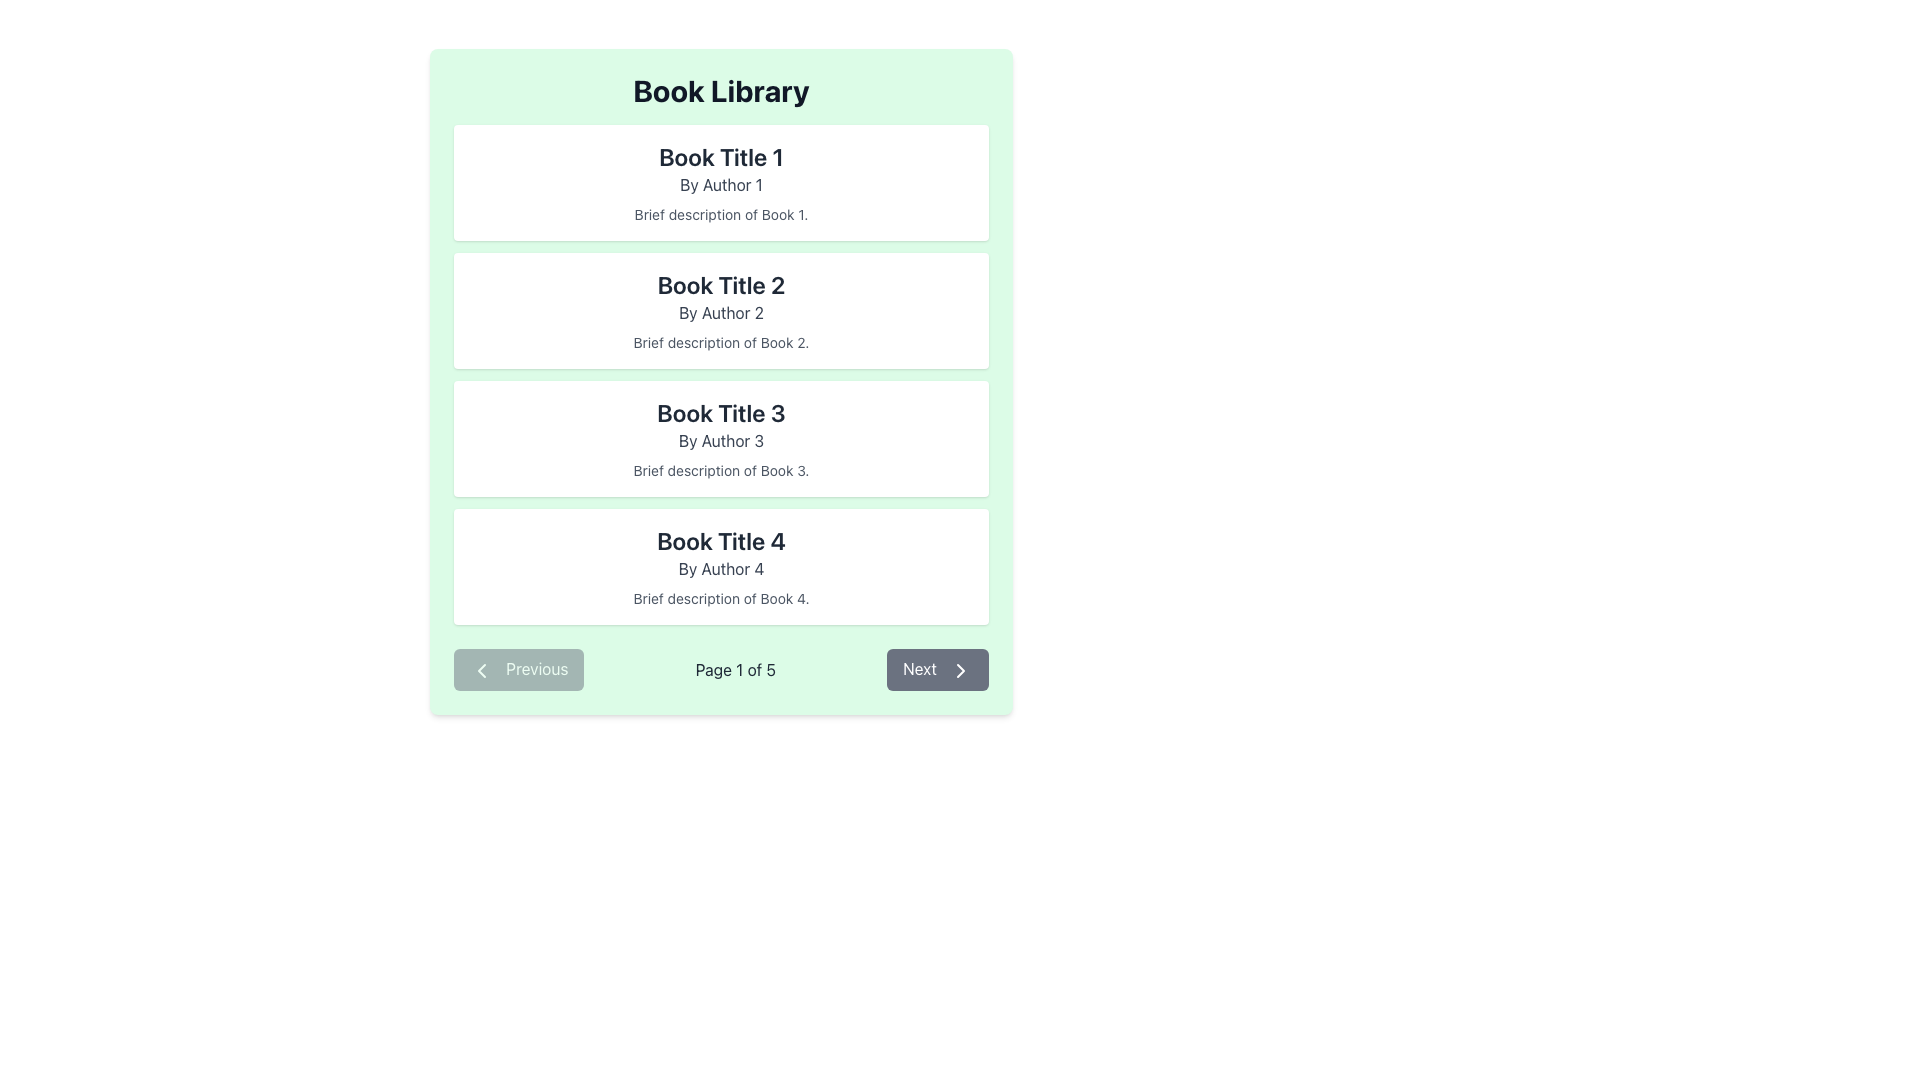  Describe the element at coordinates (720, 597) in the screenshot. I see `the Text Label element that displays 'Brief description of Book 4.' which is located below 'By Author 4.'` at that location.